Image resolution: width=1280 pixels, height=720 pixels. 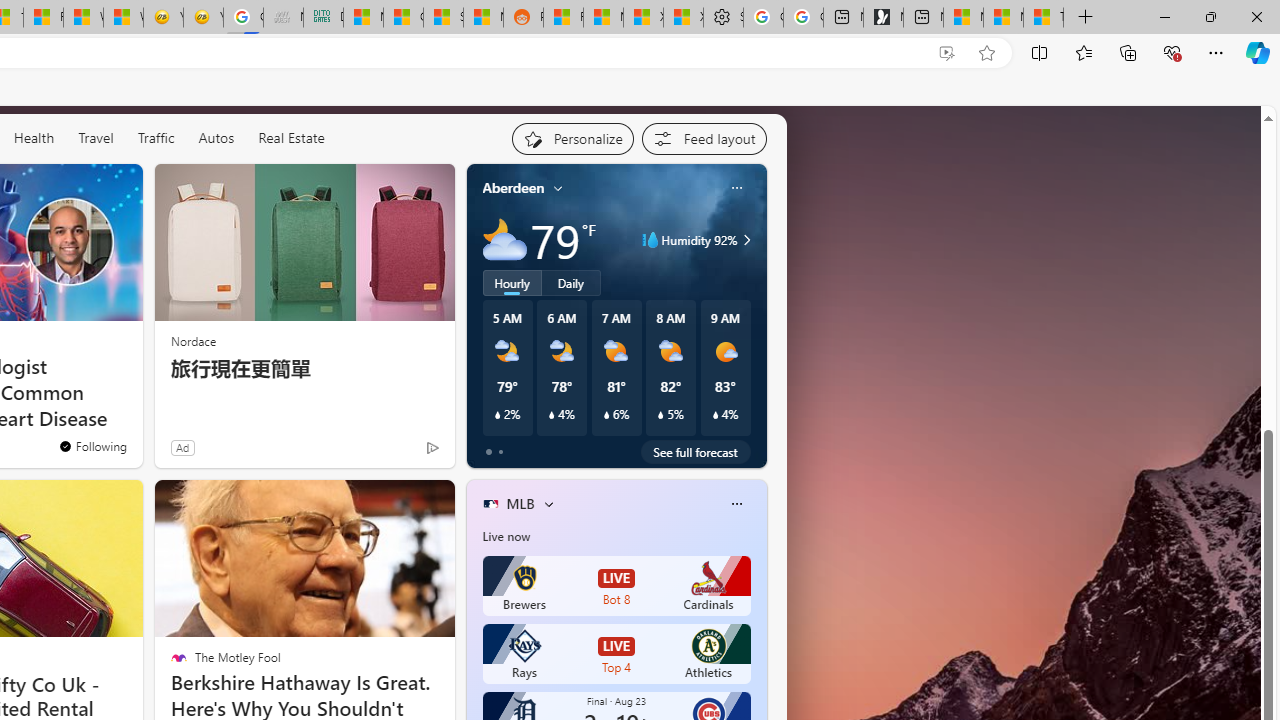 I want to click on 'Microsoft Start Gaming', so click(x=882, y=17).